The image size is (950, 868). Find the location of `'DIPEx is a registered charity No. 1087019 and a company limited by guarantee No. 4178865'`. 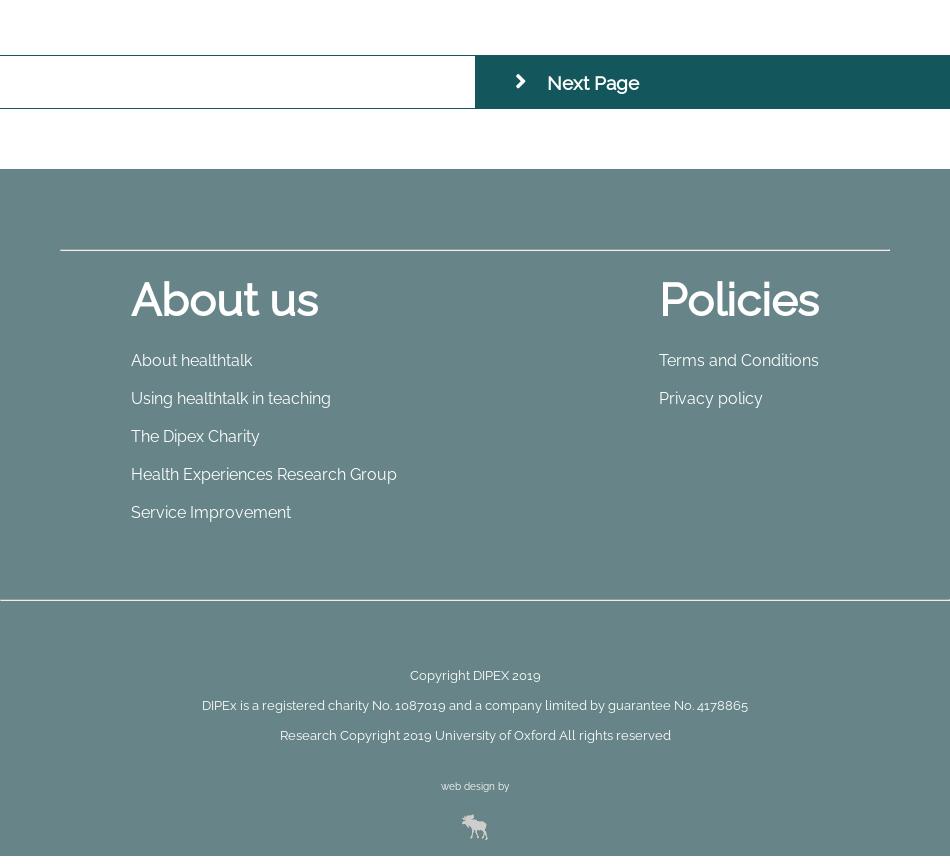

'DIPEx is a registered charity No. 1087019 and a company limited by guarantee No. 4178865' is located at coordinates (475, 704).